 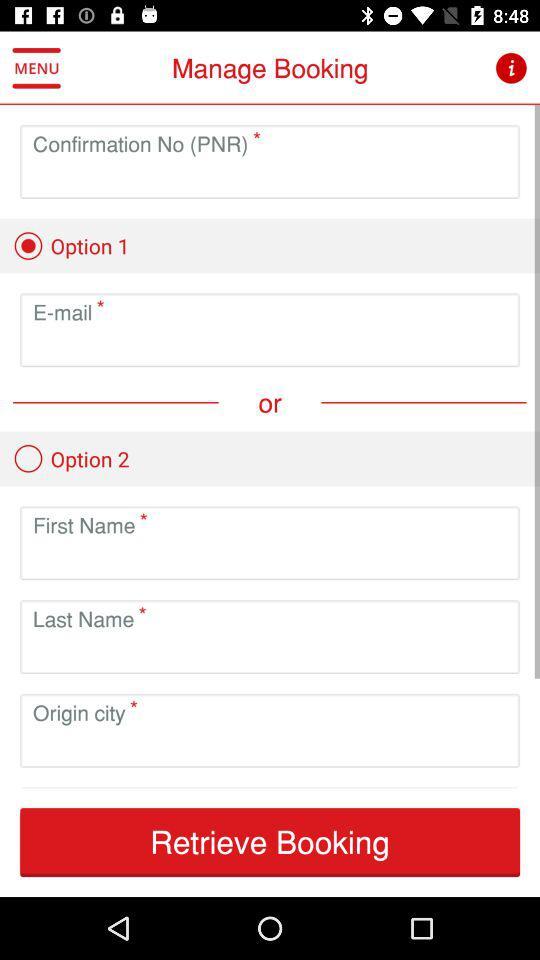 I want to click on origin city space, so click(x=270, y=745).